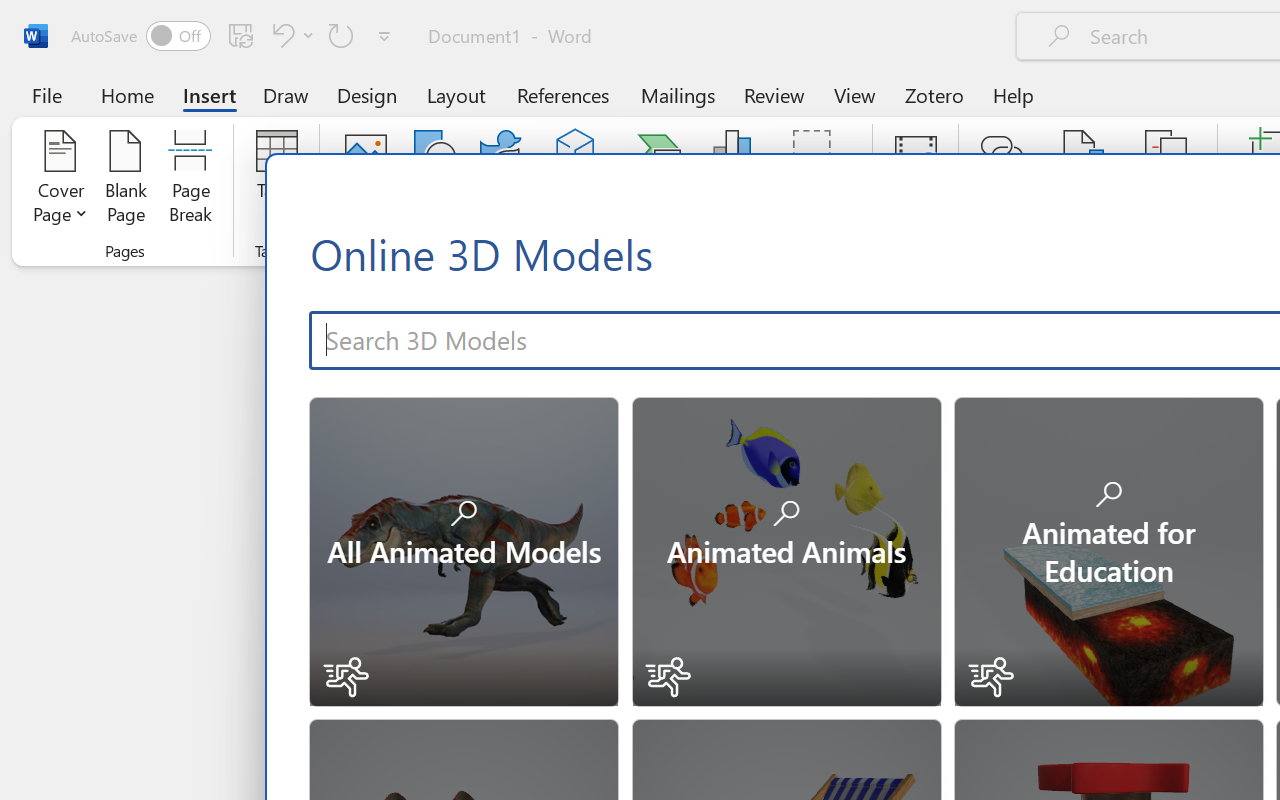 The width and height of the screenshot is (1280, 800). I want to click on 'Undo Number Default', so click(279, 34).